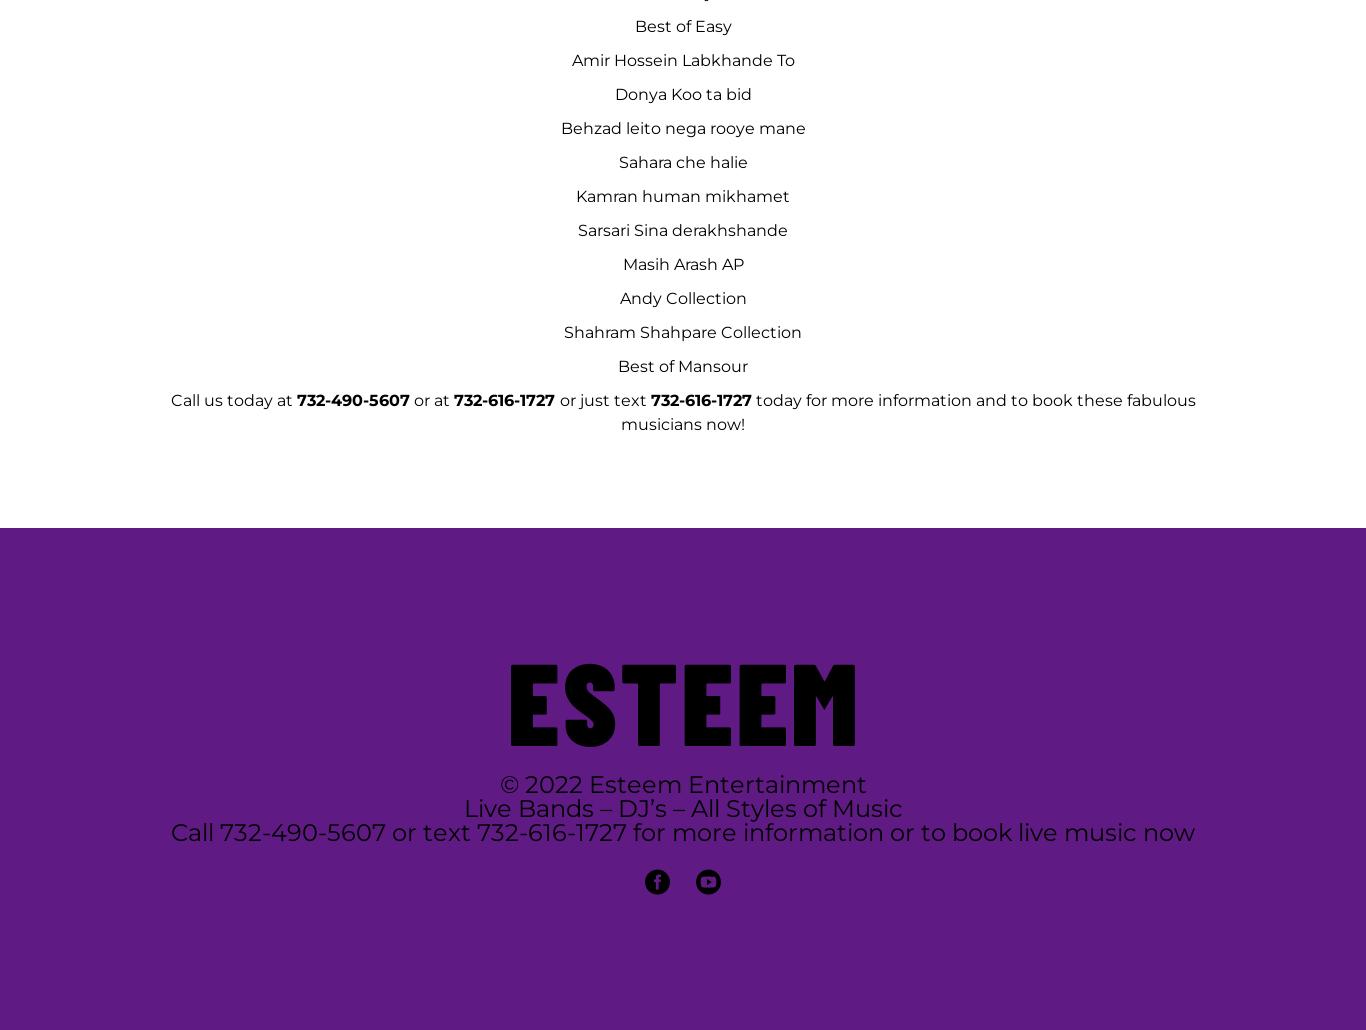 The height and width of the screenshot is (1030, 1366). Describe the element at coordinates (429, 400) in the screenshot. I see `'or at'` at that location.